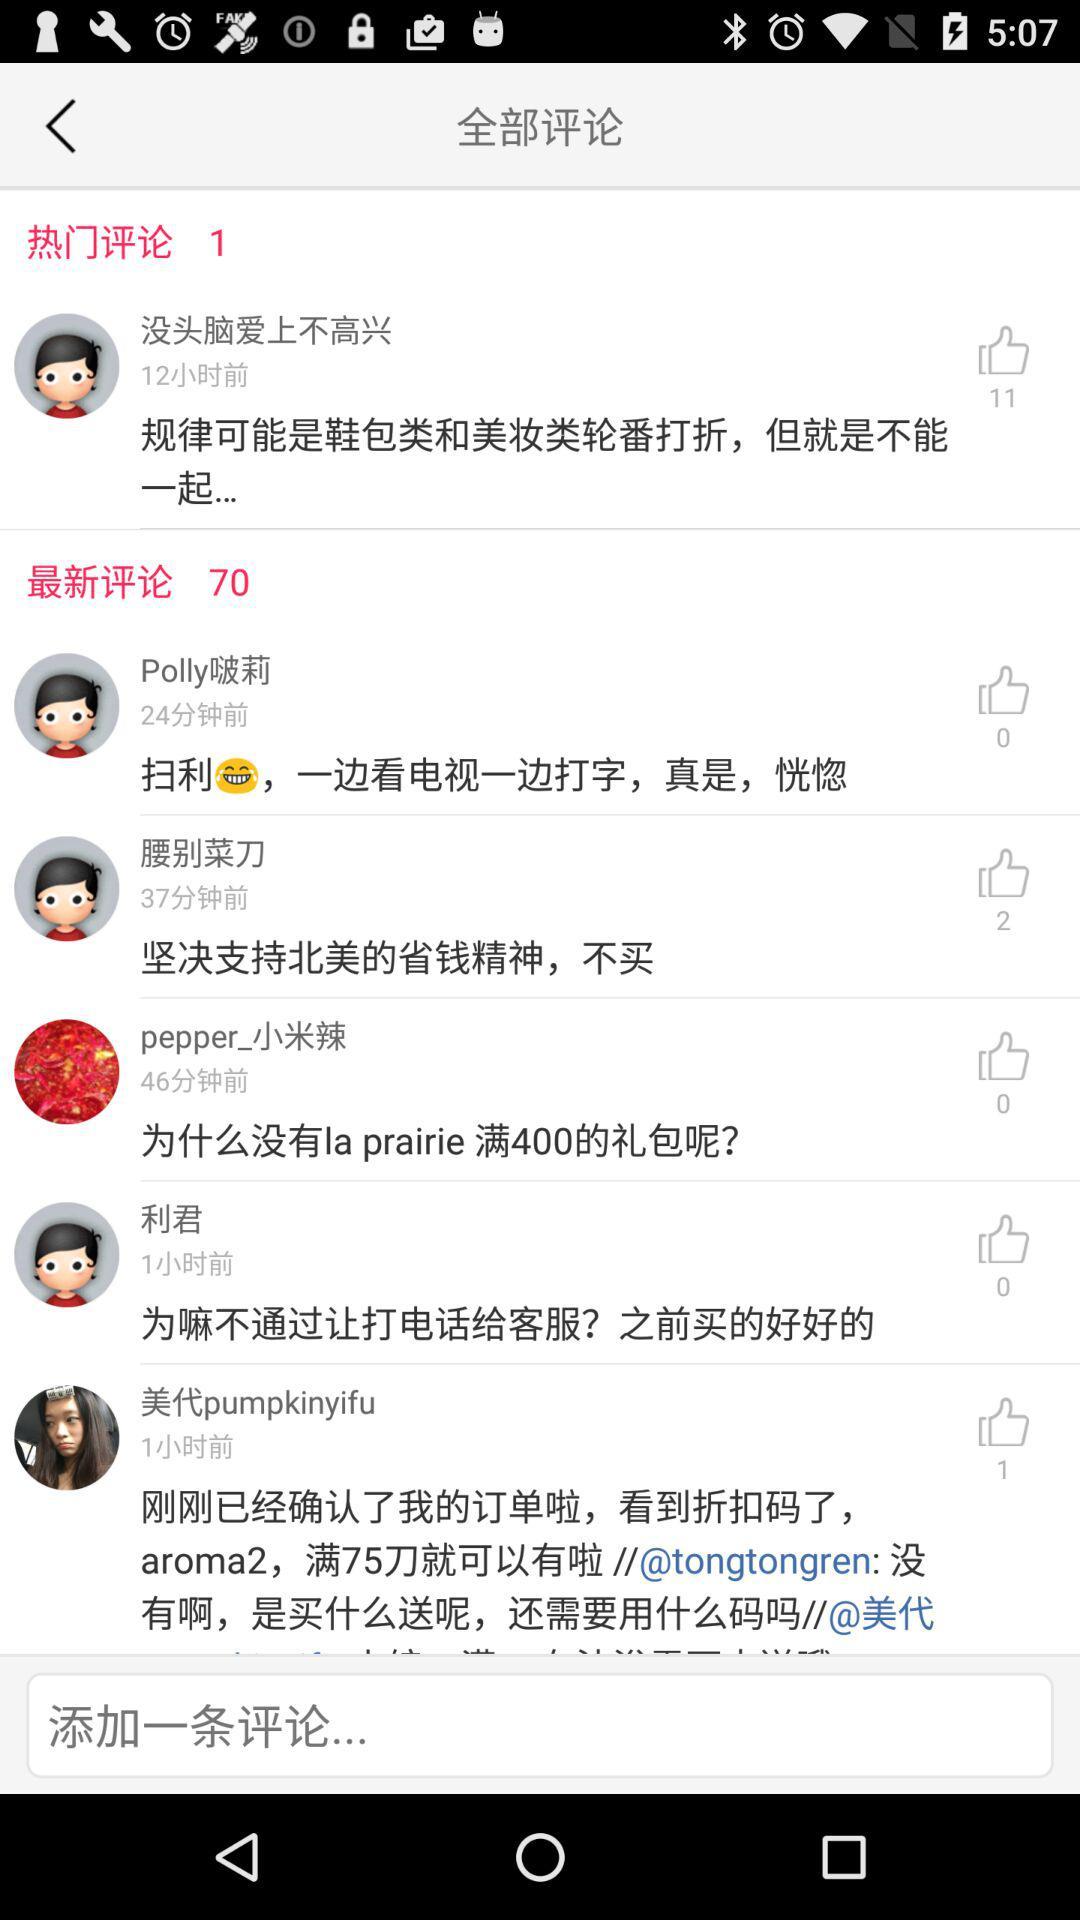 This screenshot has width=1080, height=1920. I want to click on the icon next to the 11 icon, so click(550, 459).